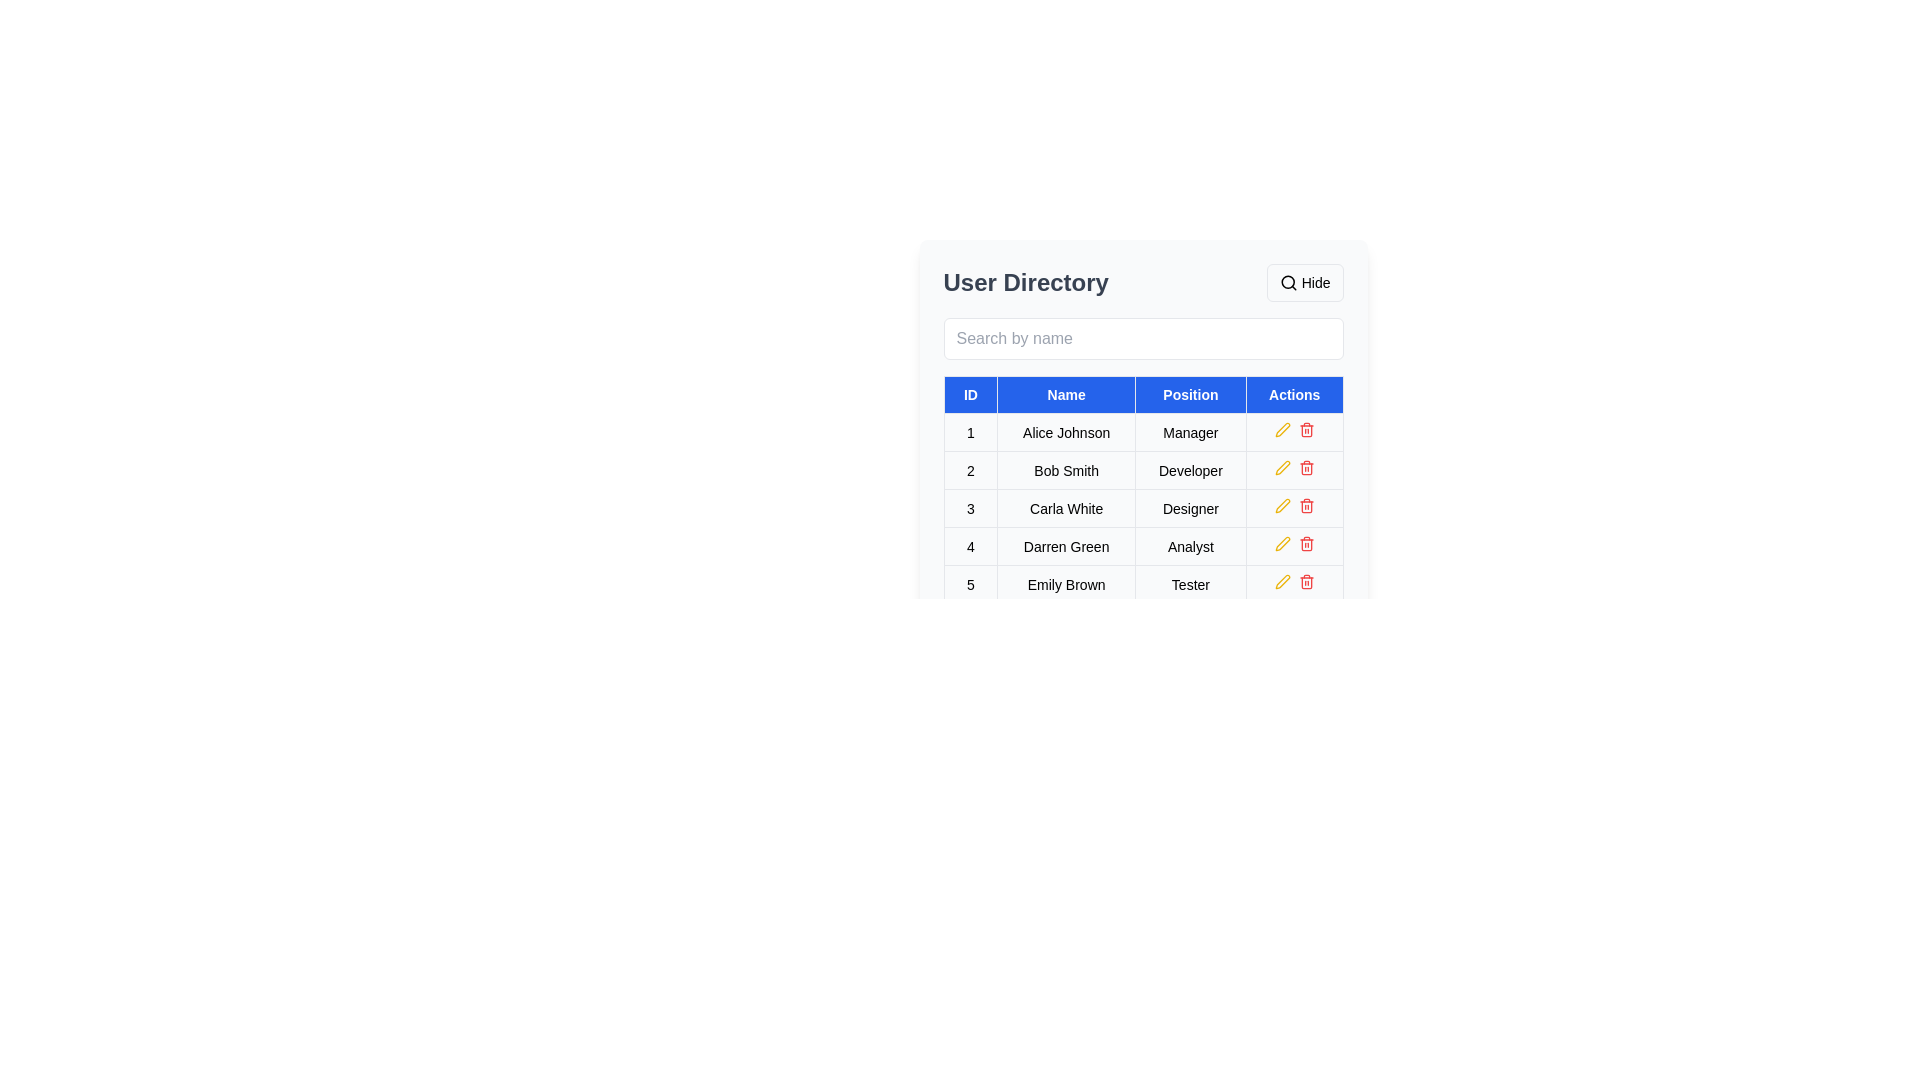  What do you see at coordinates (1065, 507) in the screenshot?
I see `the text label displaying 'Carla White' in bold font style located in the 'Name' column of the third row in the user details table` at bounding box center [1065, 507].